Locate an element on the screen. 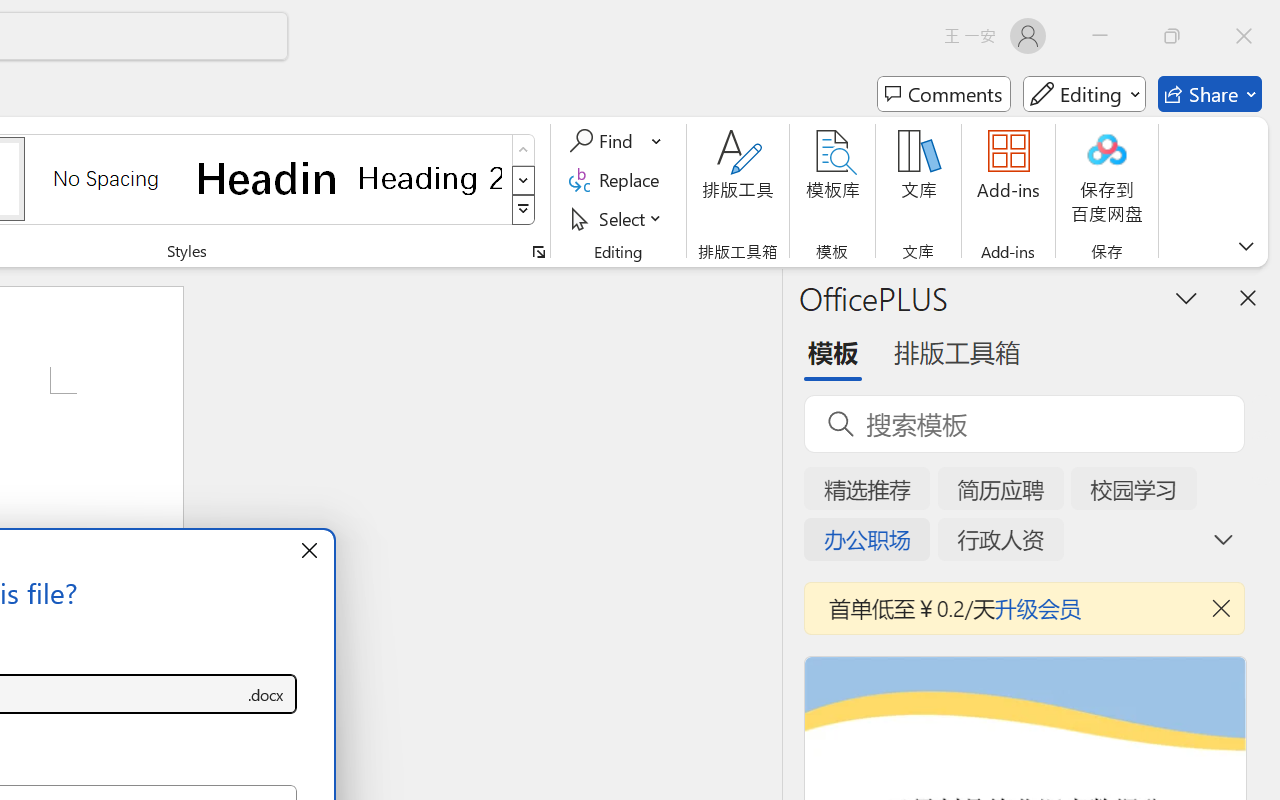  'Ribbon Display Options' is located at coordinates (1245, 245).